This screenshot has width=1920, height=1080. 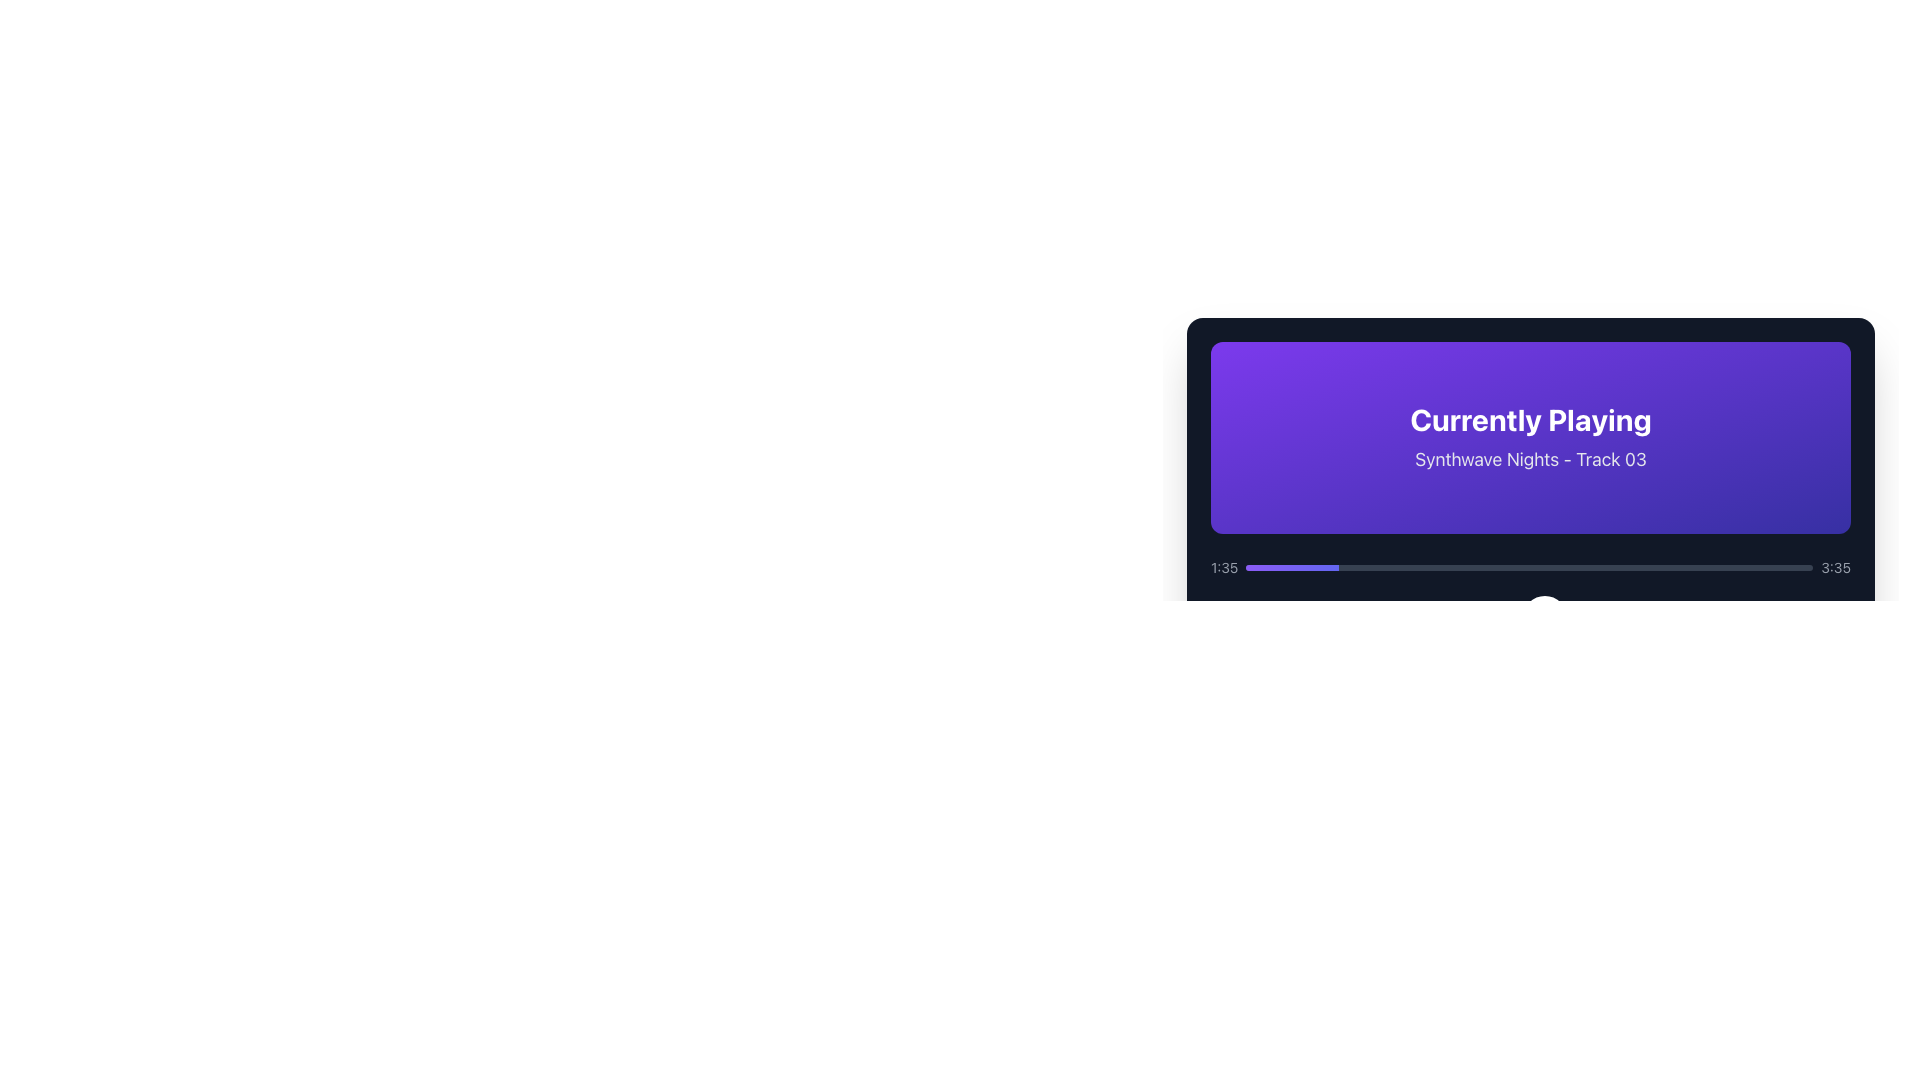 What do you see at coordinates (1836, 567) in the screenshot?
I see `the static text display showing '3:35' in gray color, located on the far-right of the progress bar in the music player interface` at bounding box center [1836, 567].